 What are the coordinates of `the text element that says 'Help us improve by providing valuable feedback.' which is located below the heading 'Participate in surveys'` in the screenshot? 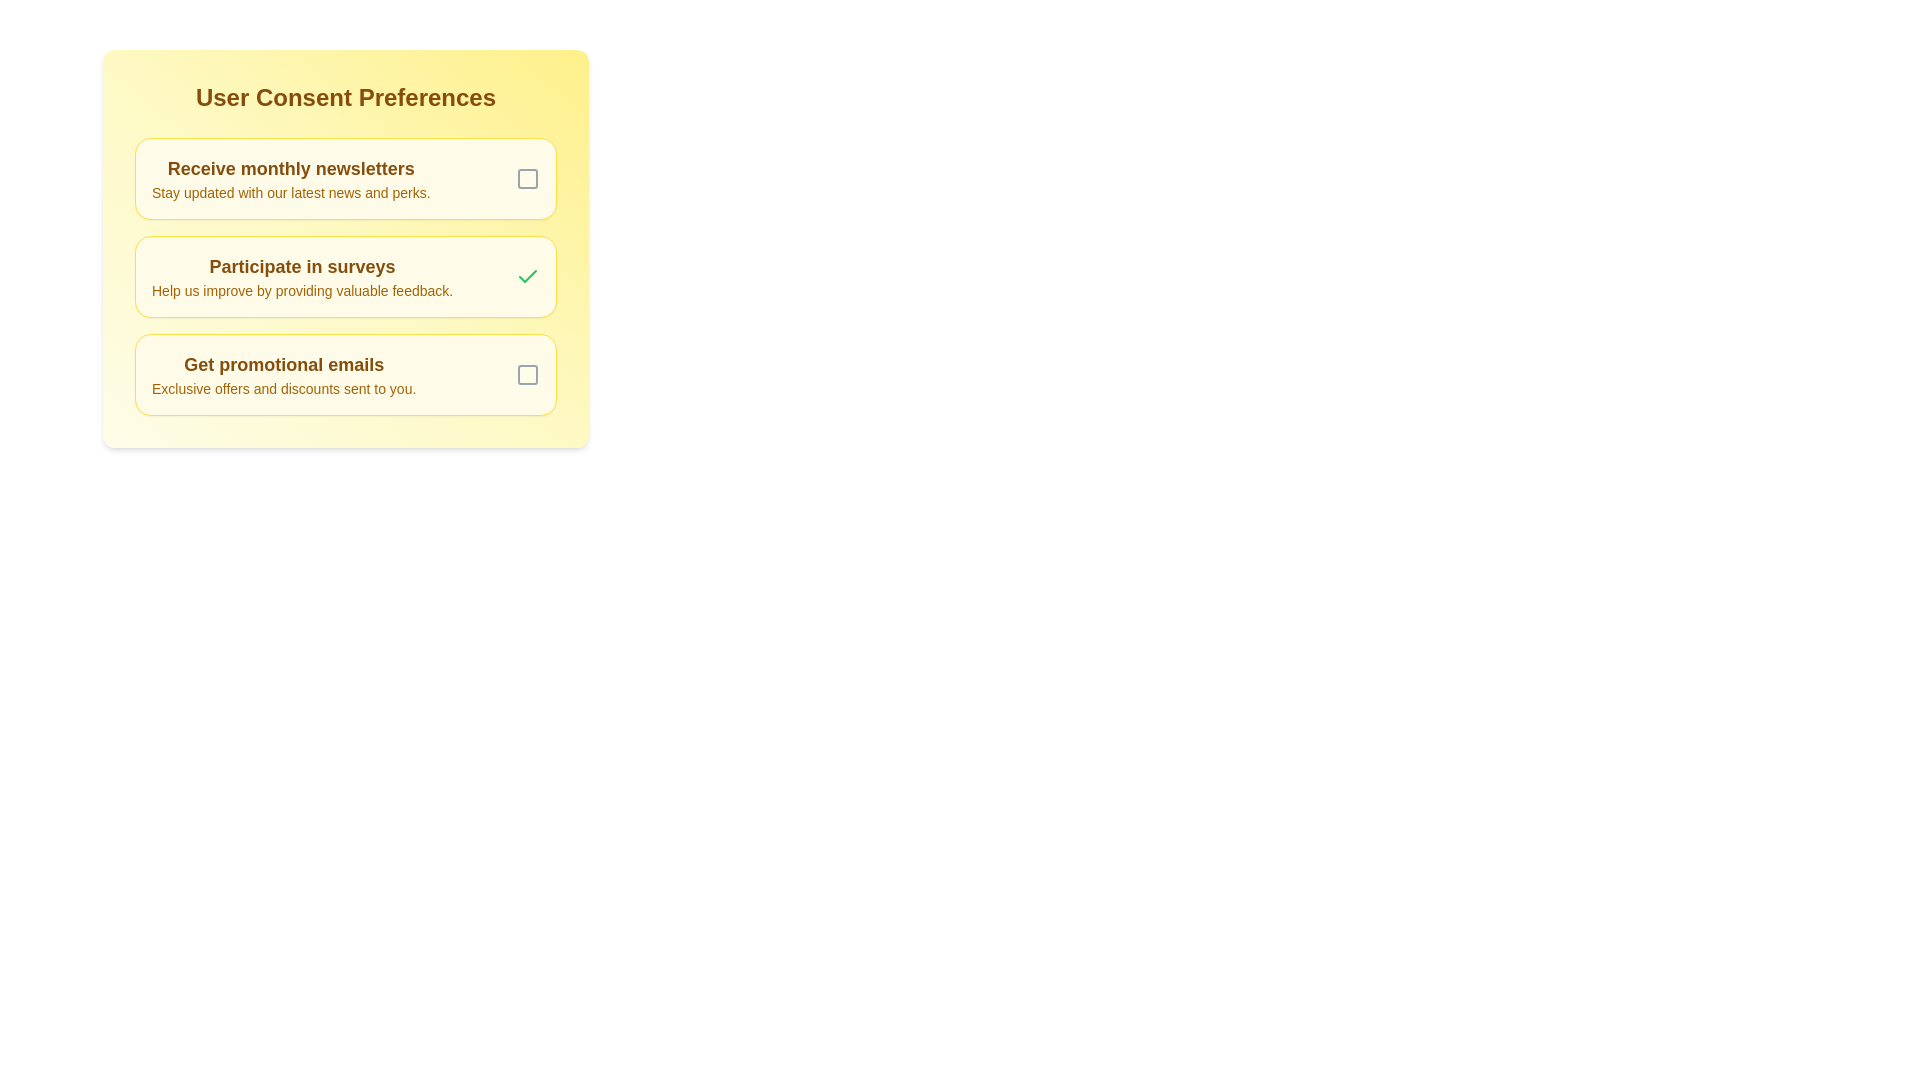 It's located at (301, 290).